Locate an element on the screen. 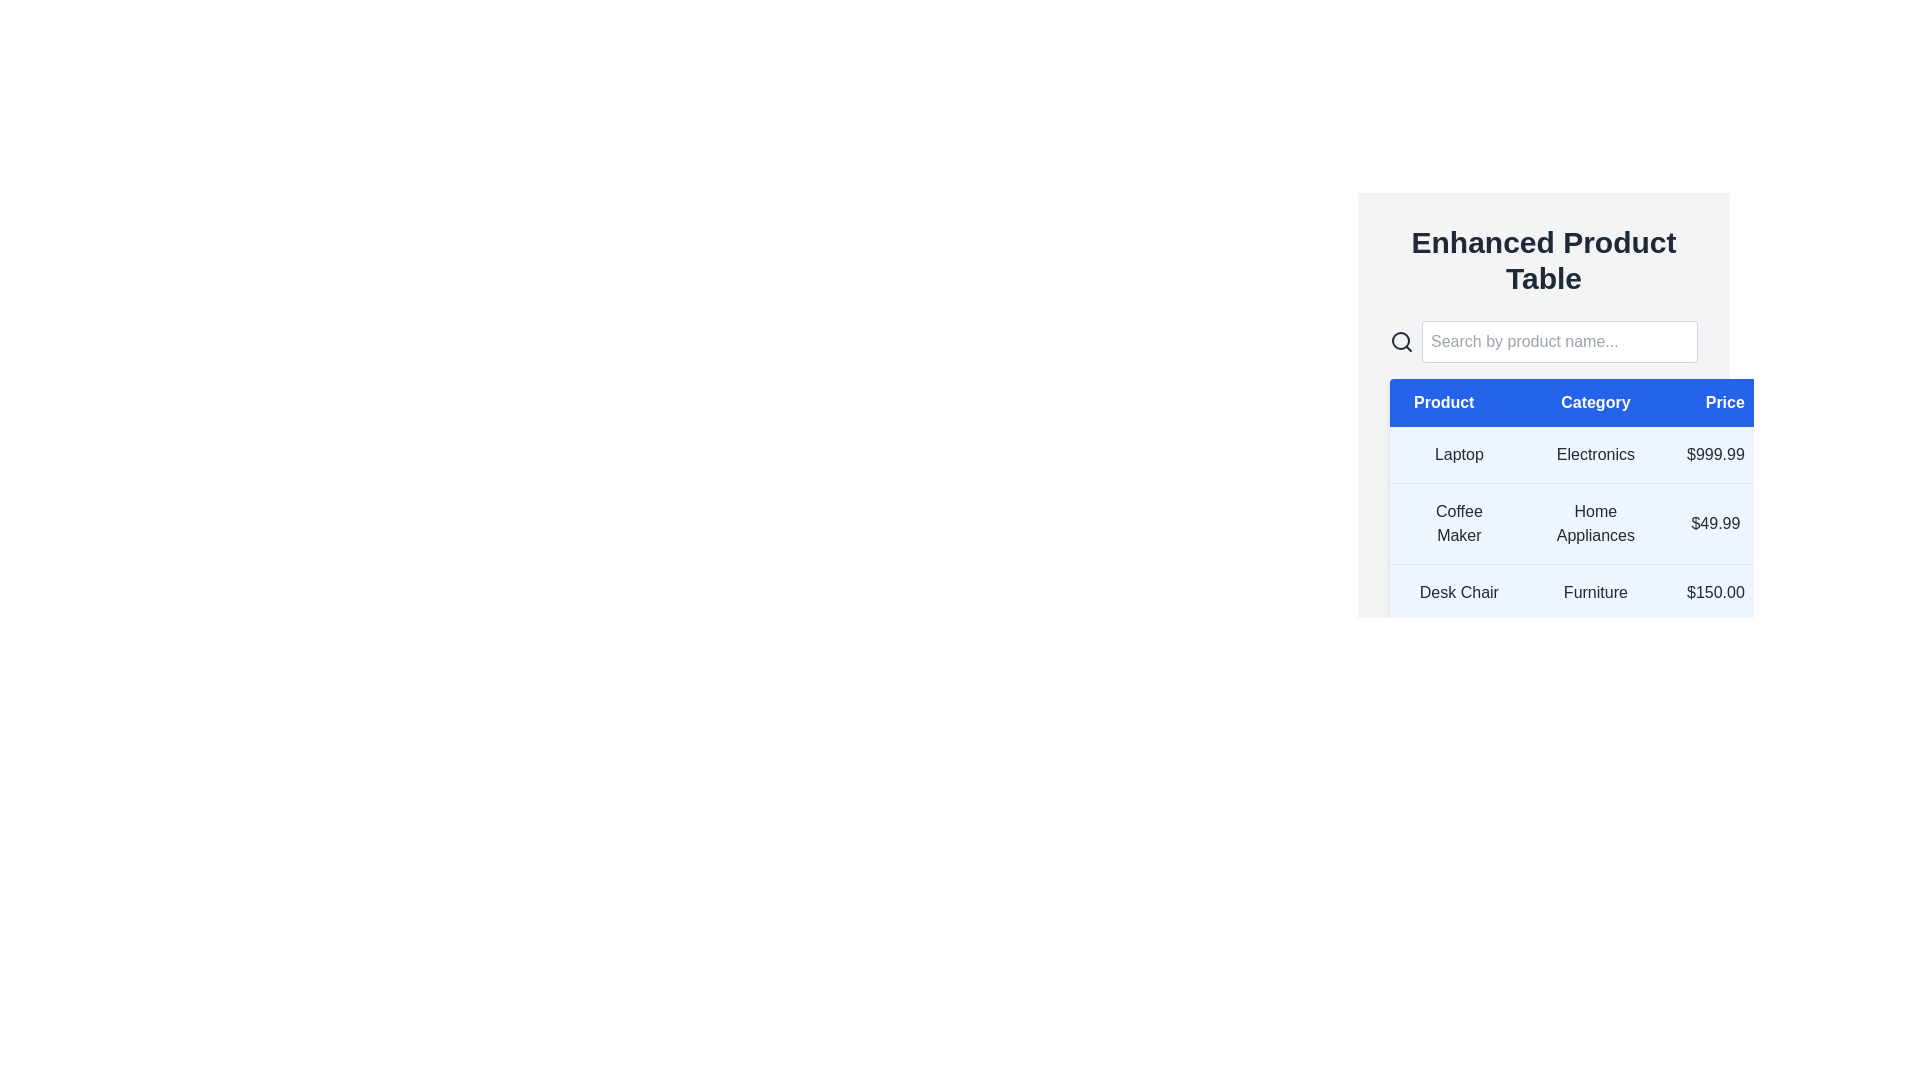  the text label displaying the product name 'Laptop' located in the first row of the table under the 'Product' column is located at coordinates (1459, 455).